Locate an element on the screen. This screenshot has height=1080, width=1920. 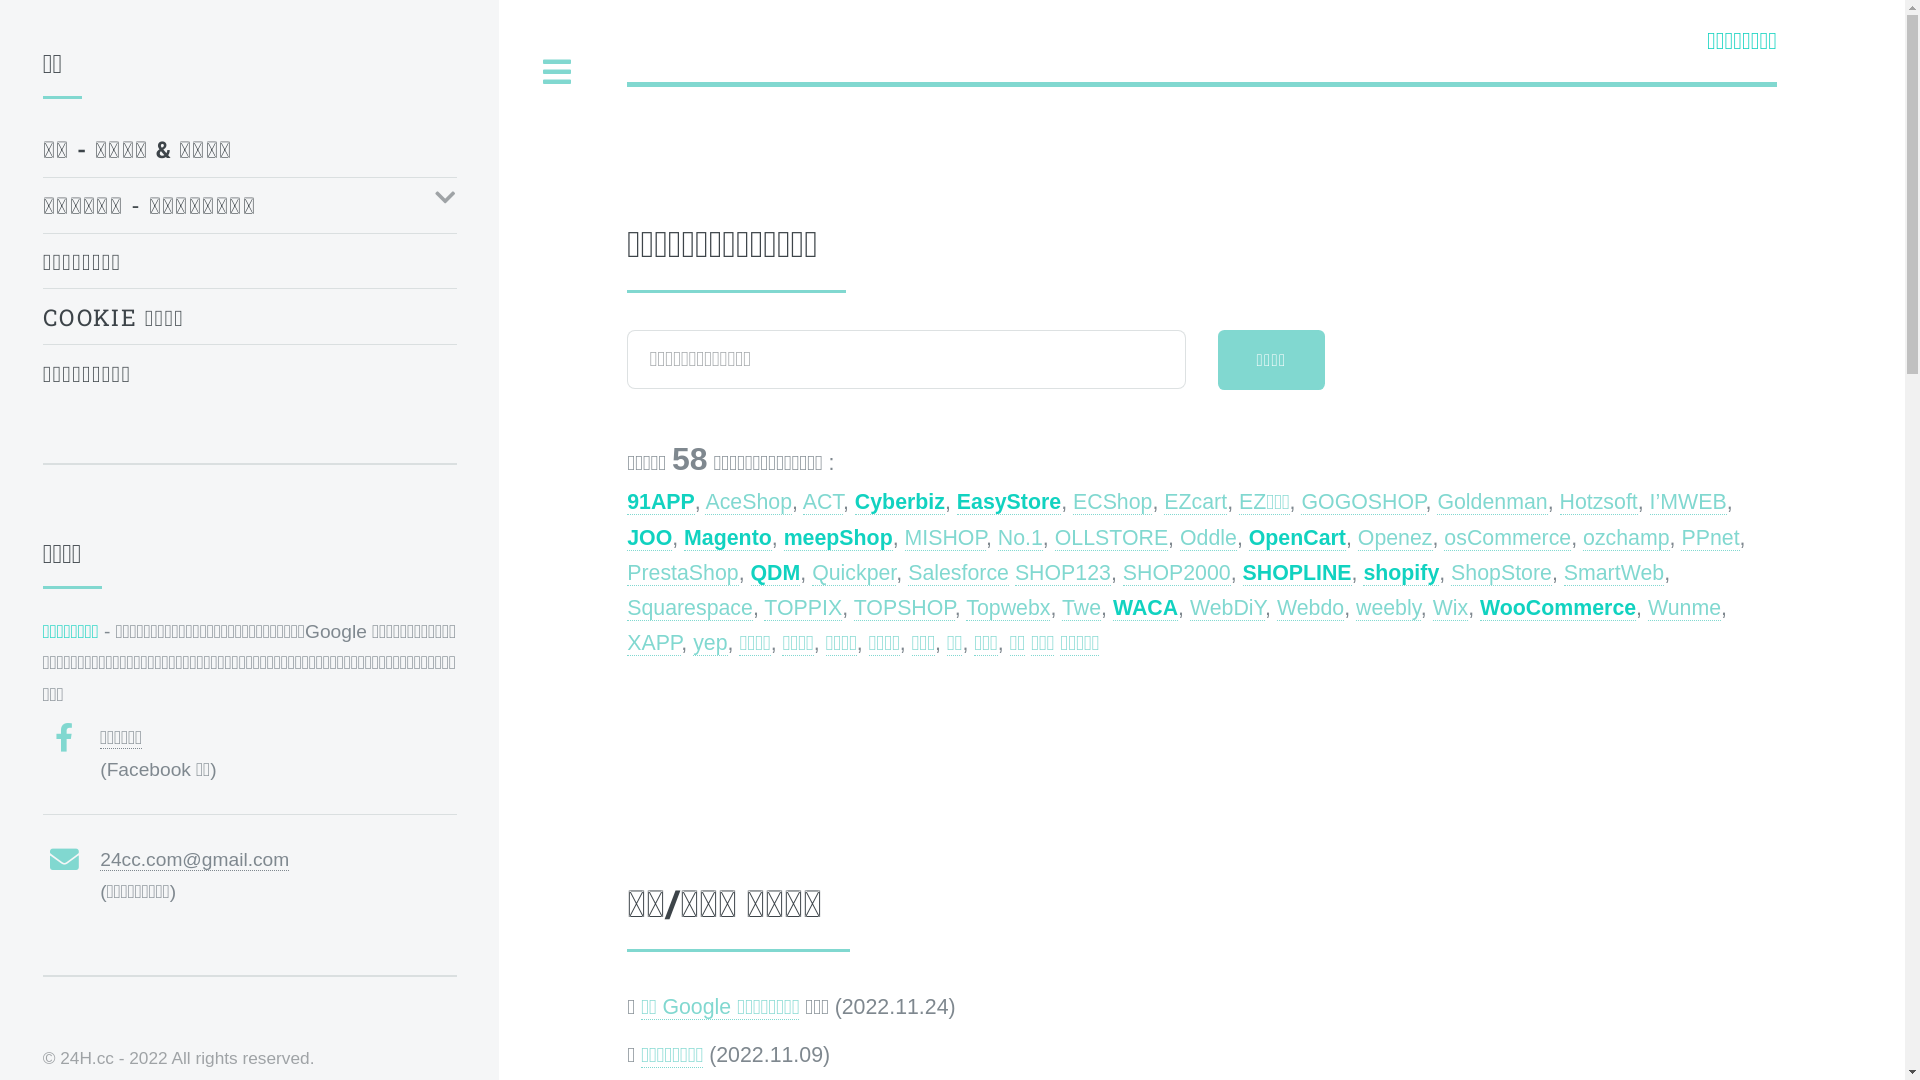
'Goldenman' is located at coordinates (1435, 501).